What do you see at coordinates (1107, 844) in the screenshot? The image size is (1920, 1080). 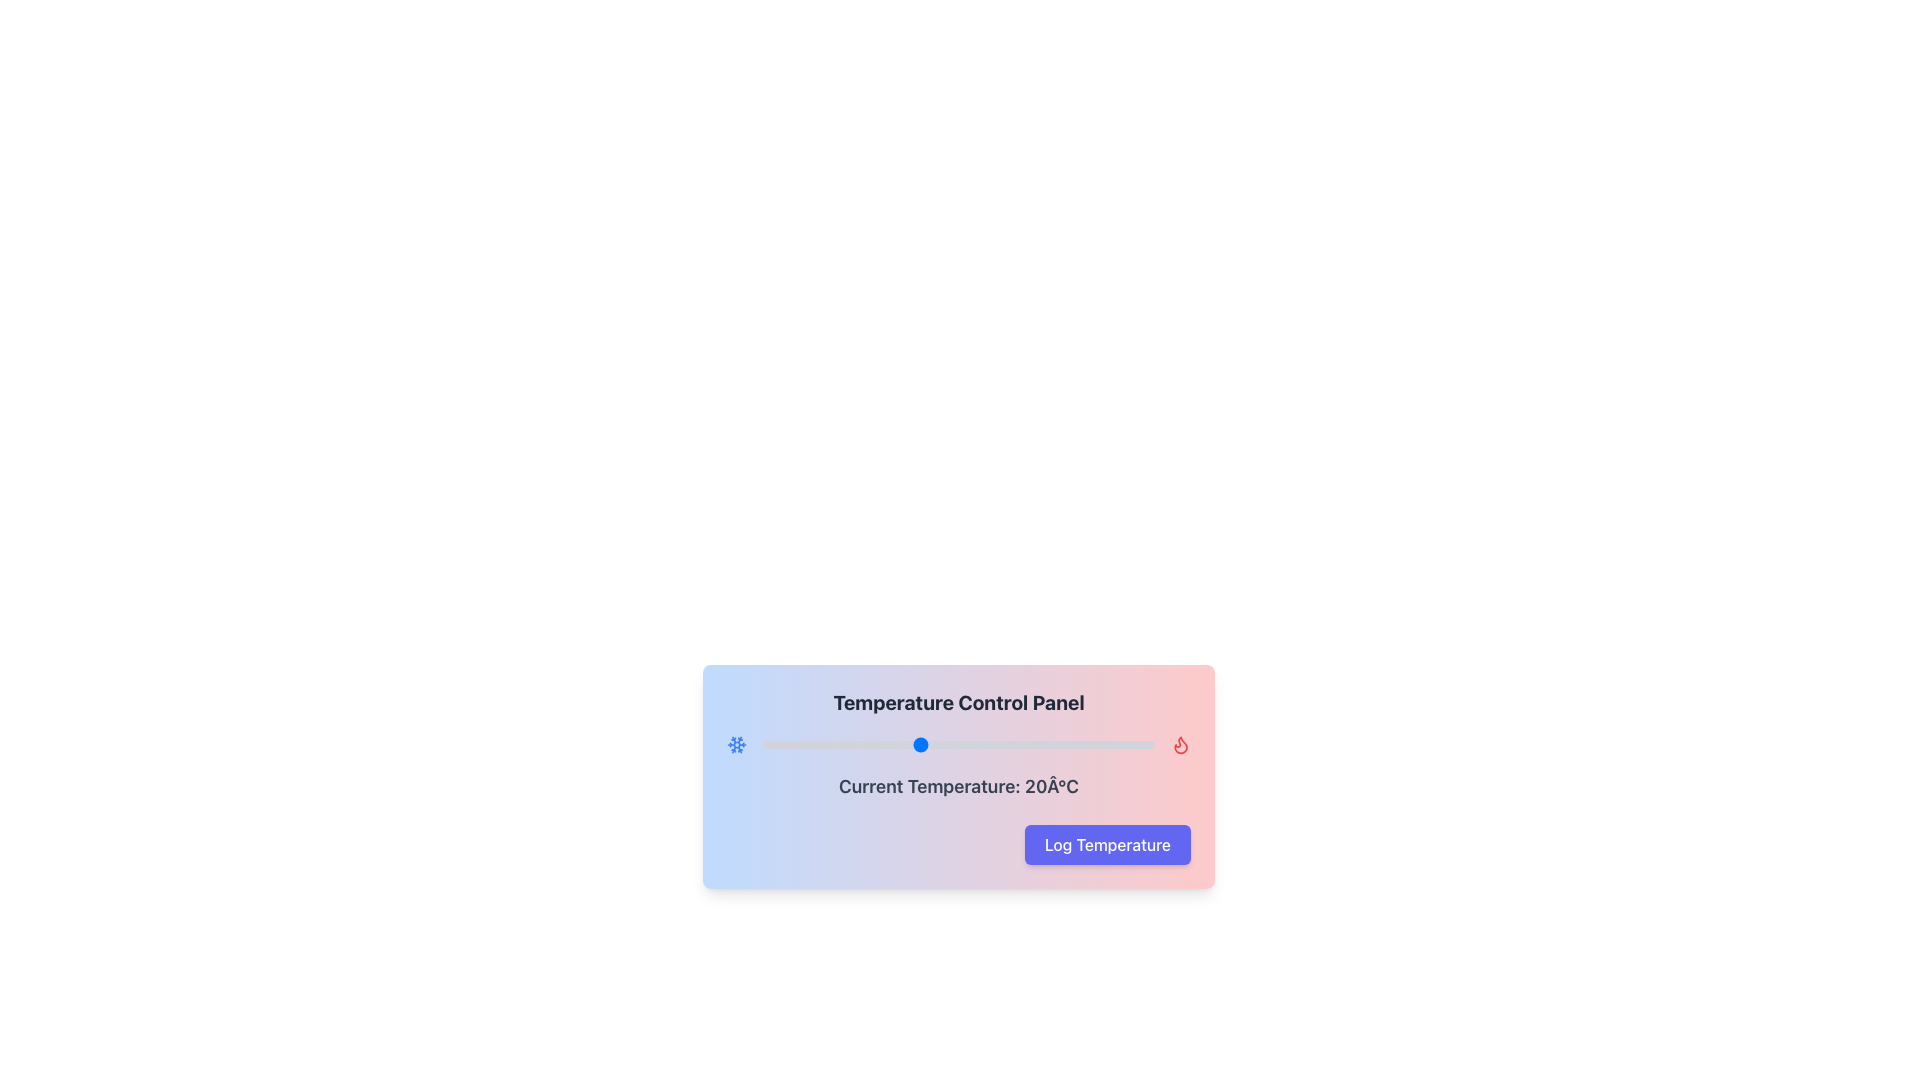 I see `the indigo 'Log Temperature' button with white text, located near the bottom right of the temperature control panel, to log the temperature` at bounding box center [1107, 844].